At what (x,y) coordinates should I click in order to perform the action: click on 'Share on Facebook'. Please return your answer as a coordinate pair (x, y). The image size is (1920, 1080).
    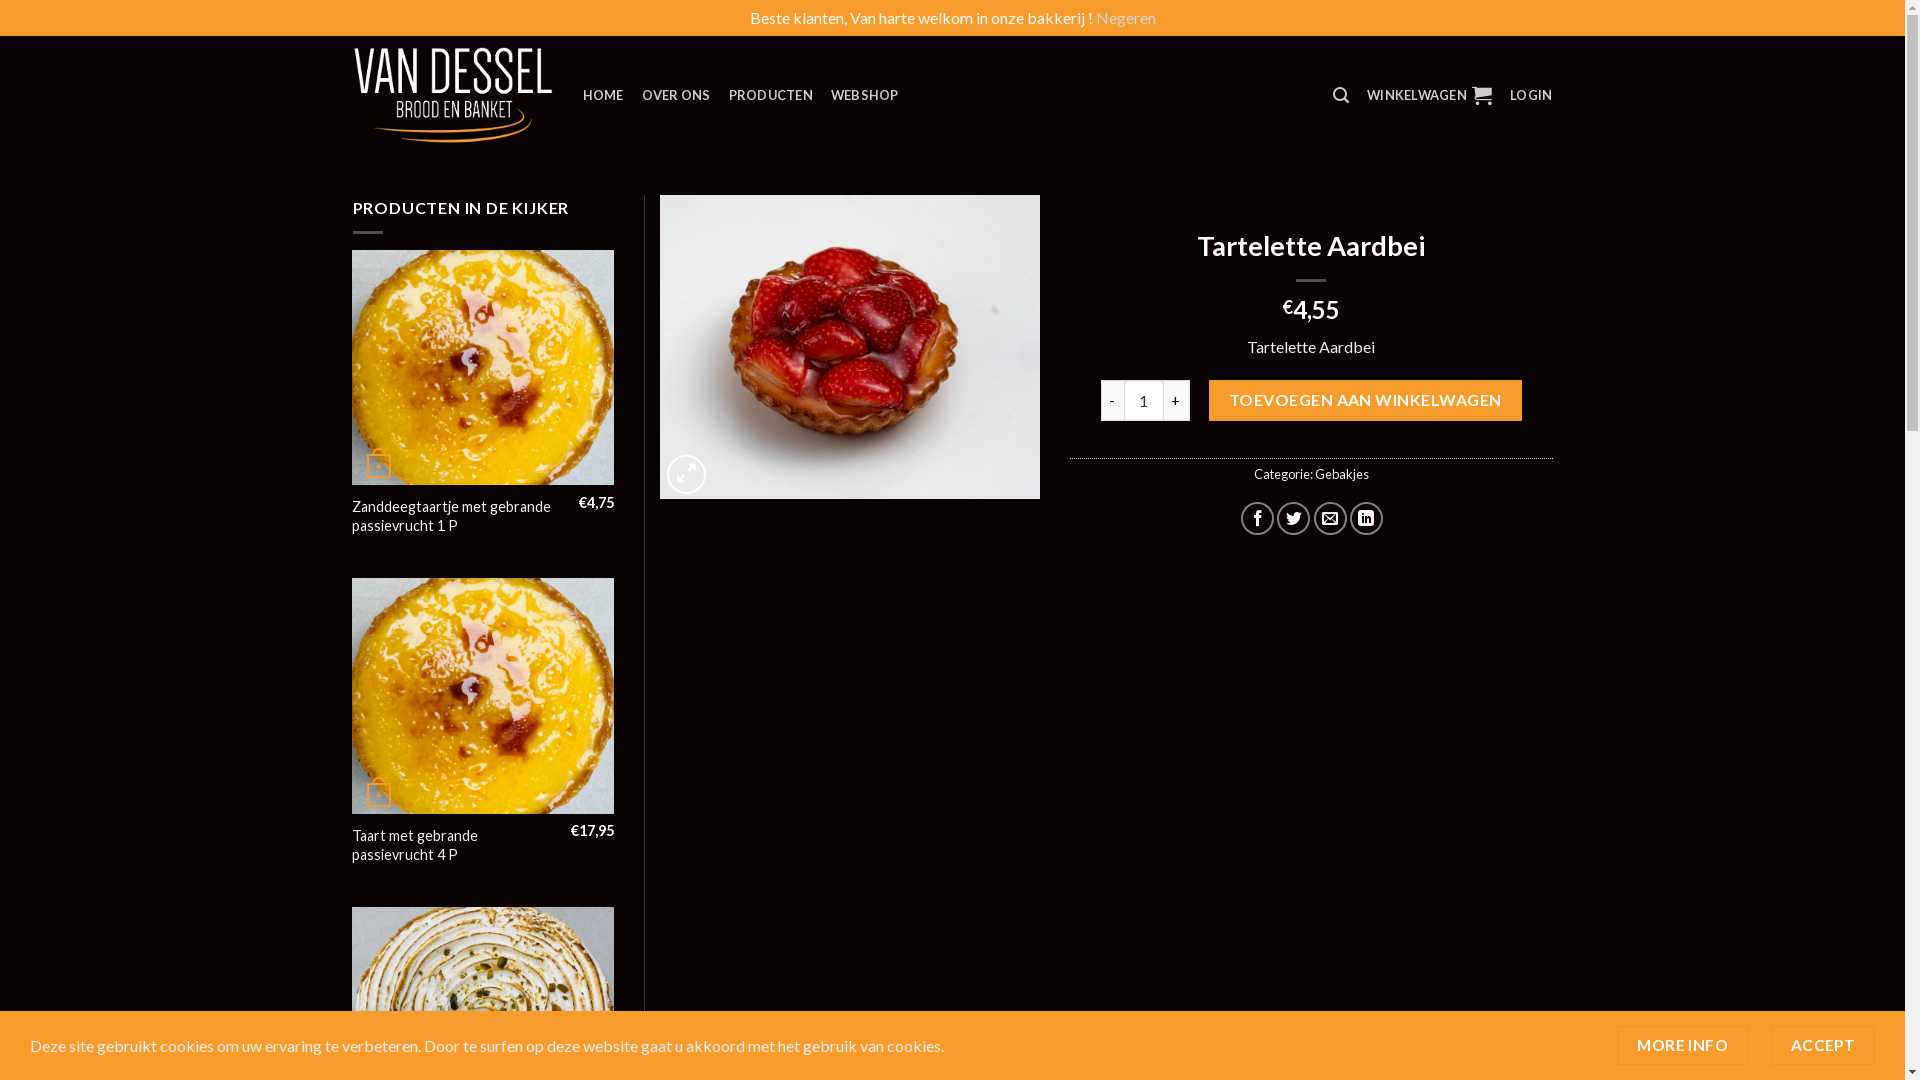
    Looking at the image, I should click on (1256, 517).